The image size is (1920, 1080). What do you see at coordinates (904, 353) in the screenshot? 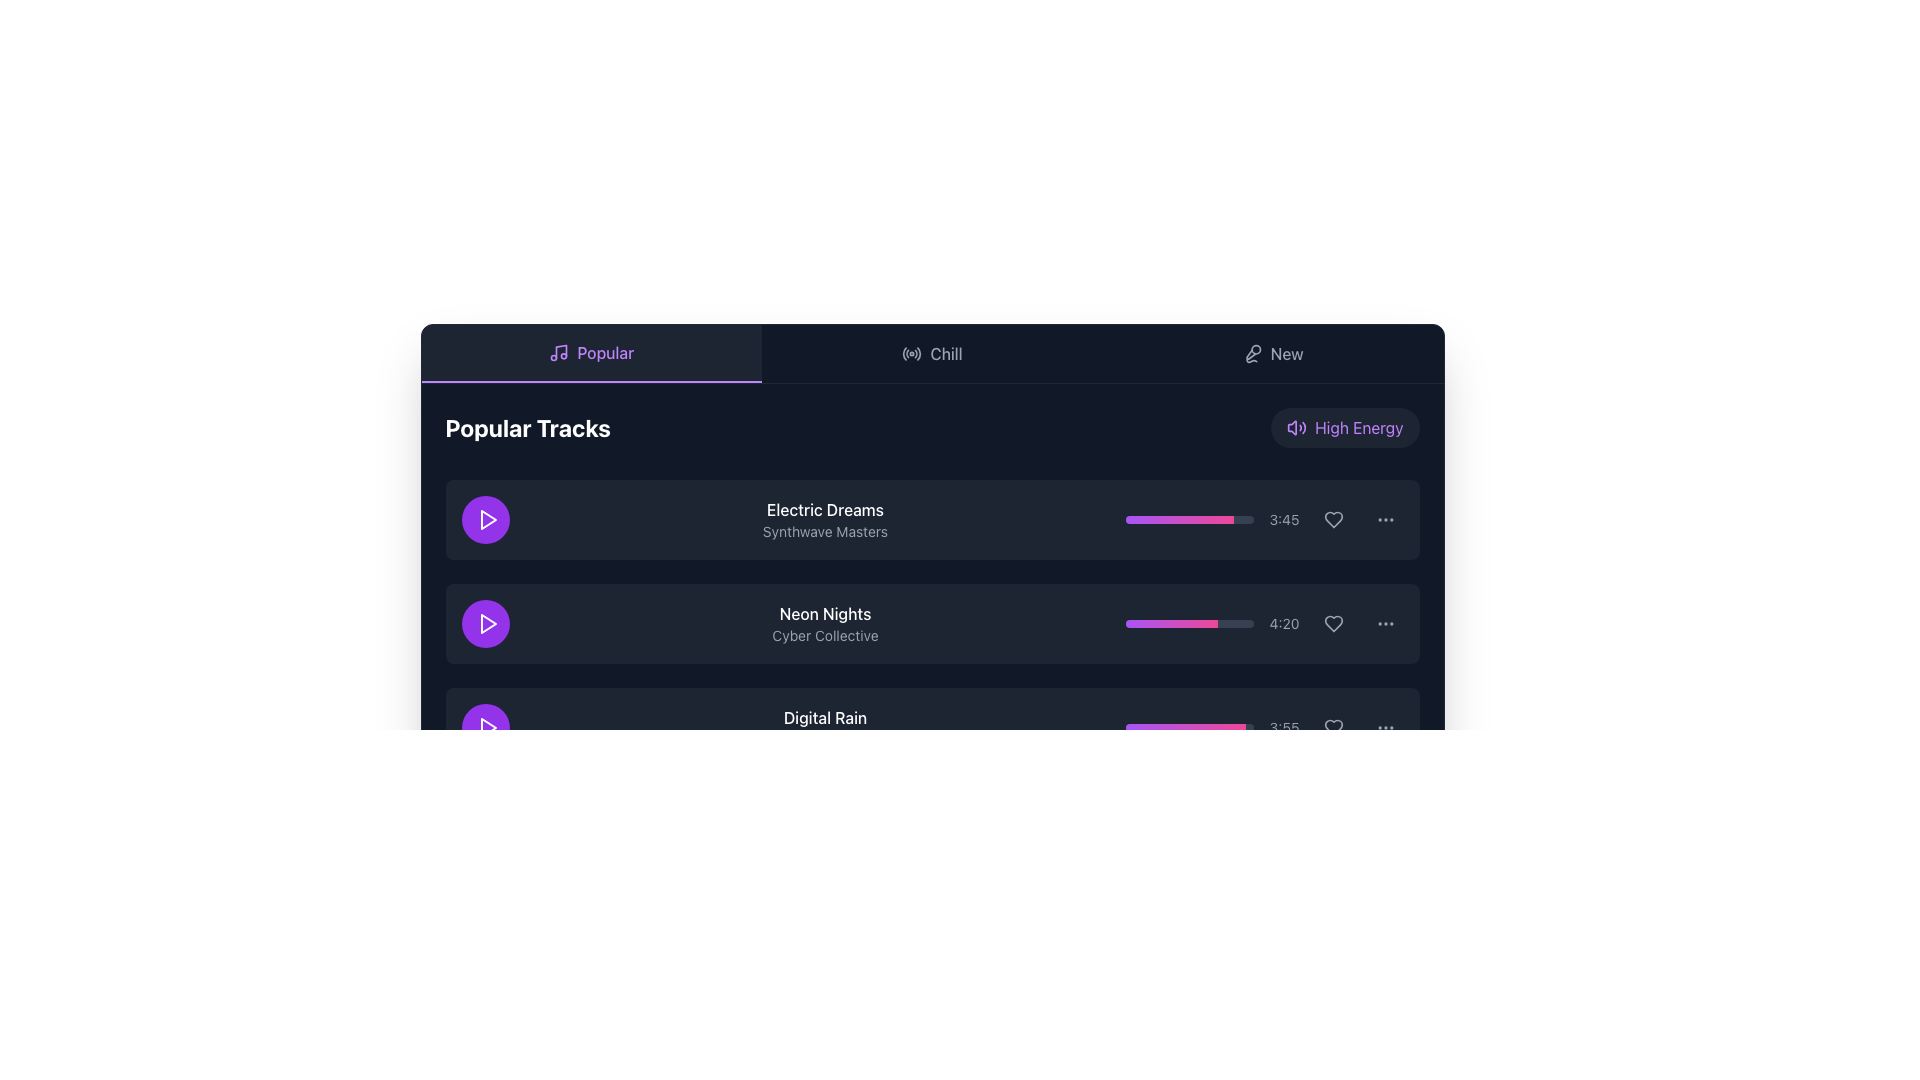
I see `the innermost left segment of the circular icon representing sound, waves, or connectivity` at bounding box center [904, 353].